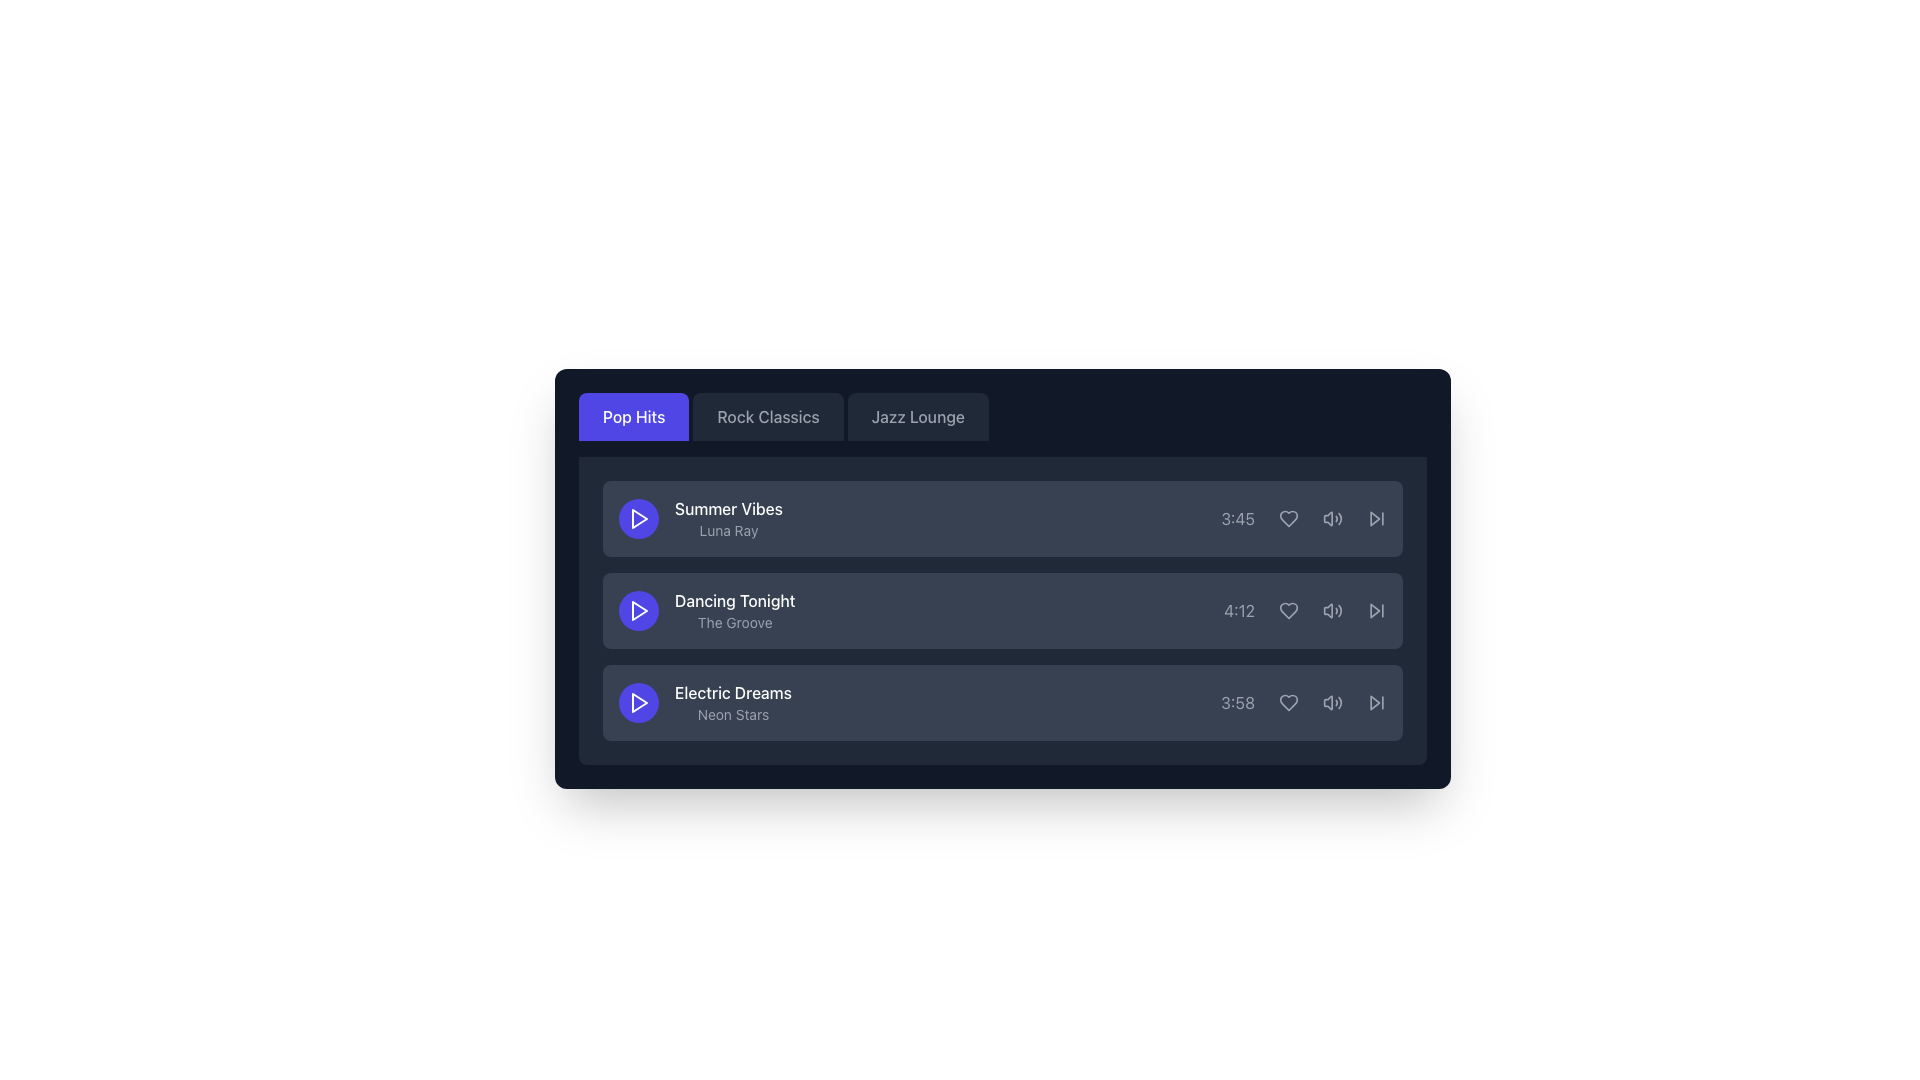  Describe the element at coordinates (700, 518) in the screenshot. I see `the text label identifying the song 'Summer Vibes' by the artist 'Luna Ray'` at that location.